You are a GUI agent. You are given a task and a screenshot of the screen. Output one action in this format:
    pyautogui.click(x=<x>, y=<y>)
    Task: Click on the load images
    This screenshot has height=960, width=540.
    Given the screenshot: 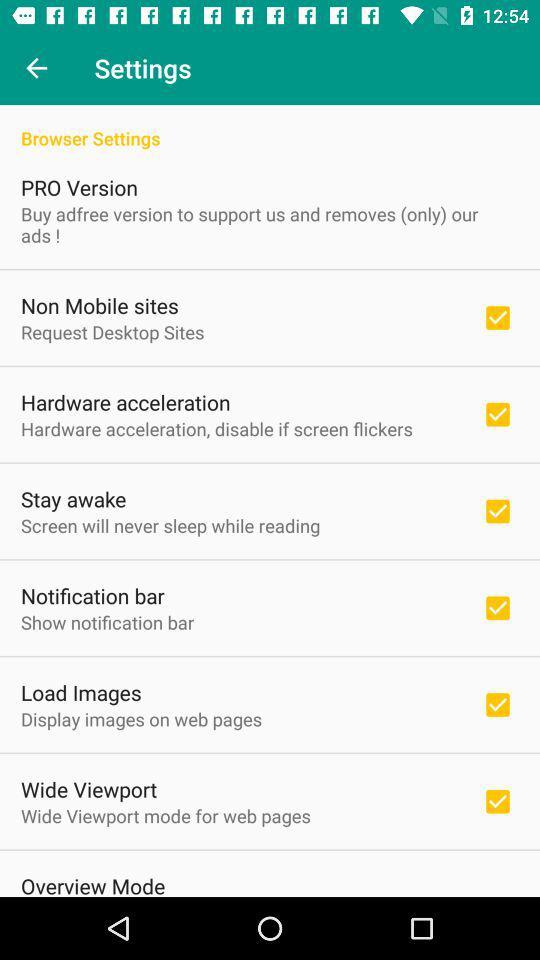 What is the action you would take?
    pyautogui.click(x=80, y=692)
    